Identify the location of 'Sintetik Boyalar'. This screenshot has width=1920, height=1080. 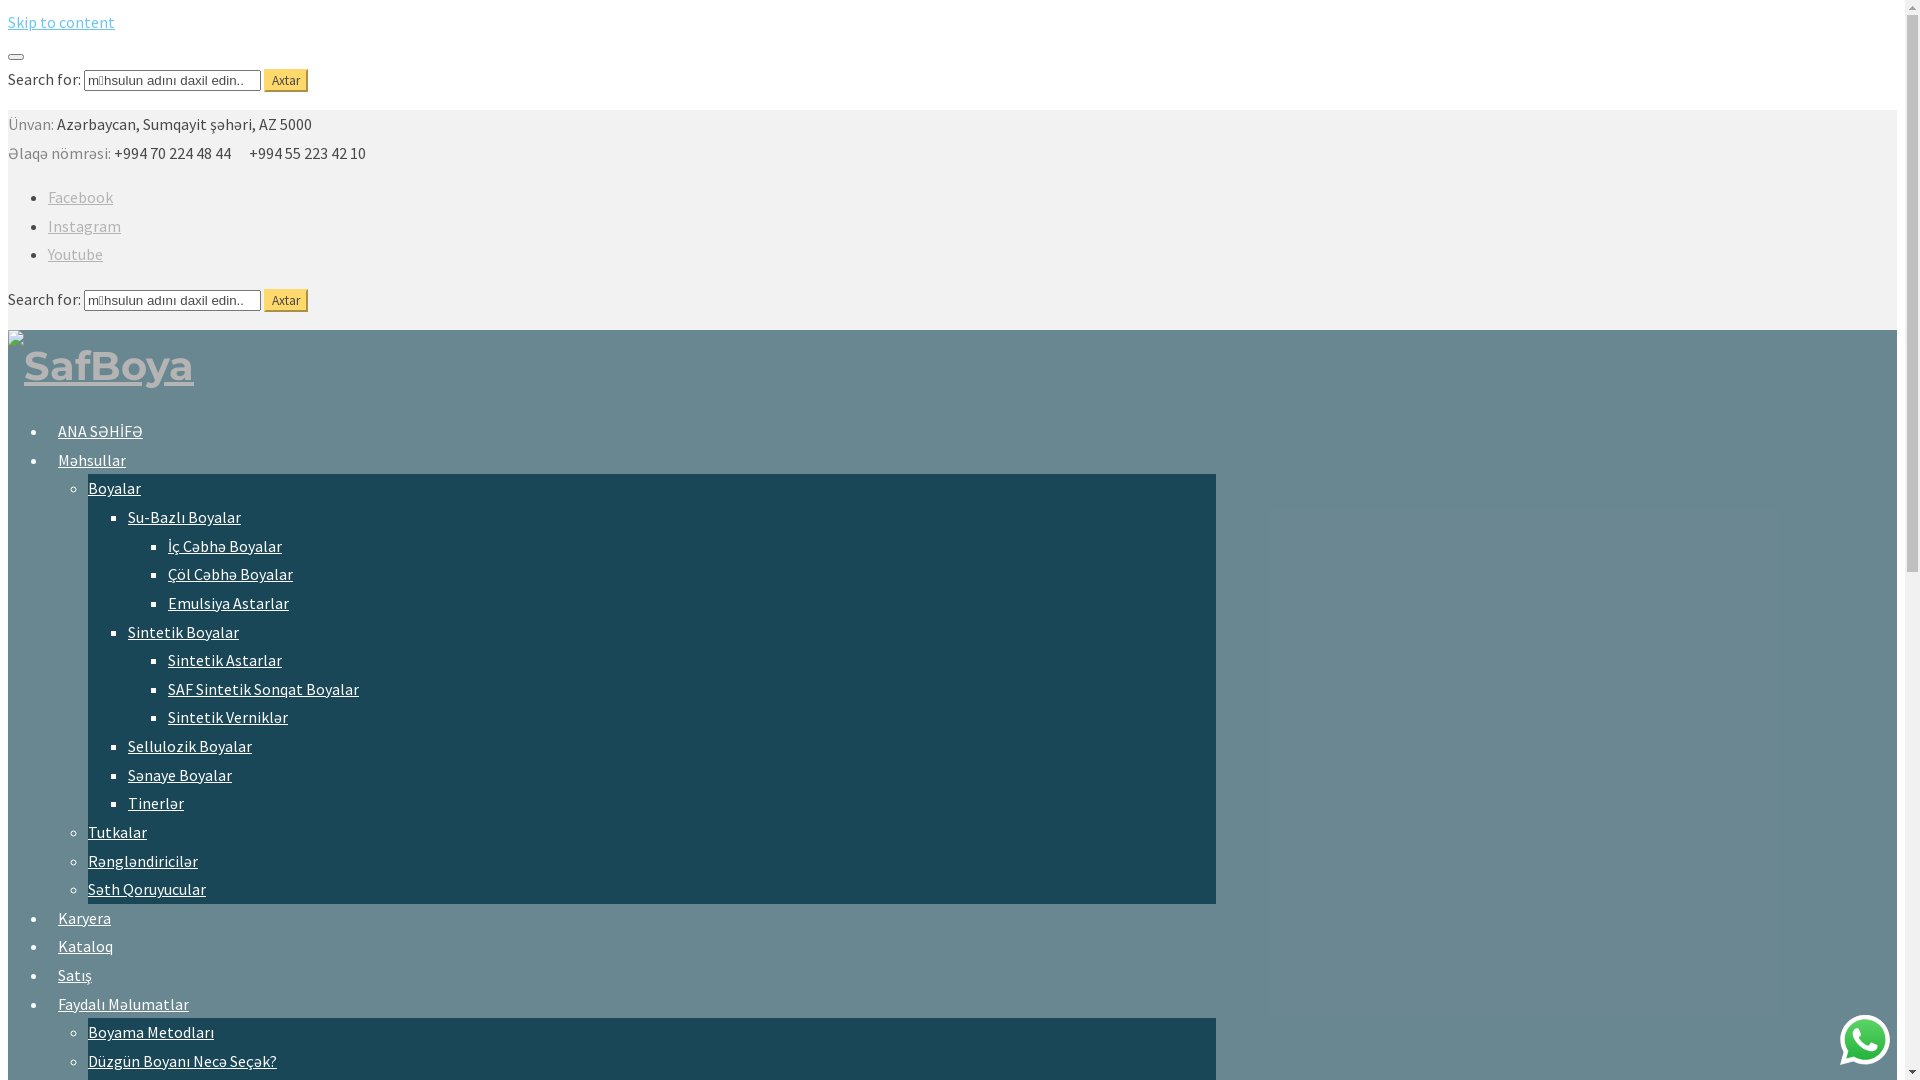
(183, 632).